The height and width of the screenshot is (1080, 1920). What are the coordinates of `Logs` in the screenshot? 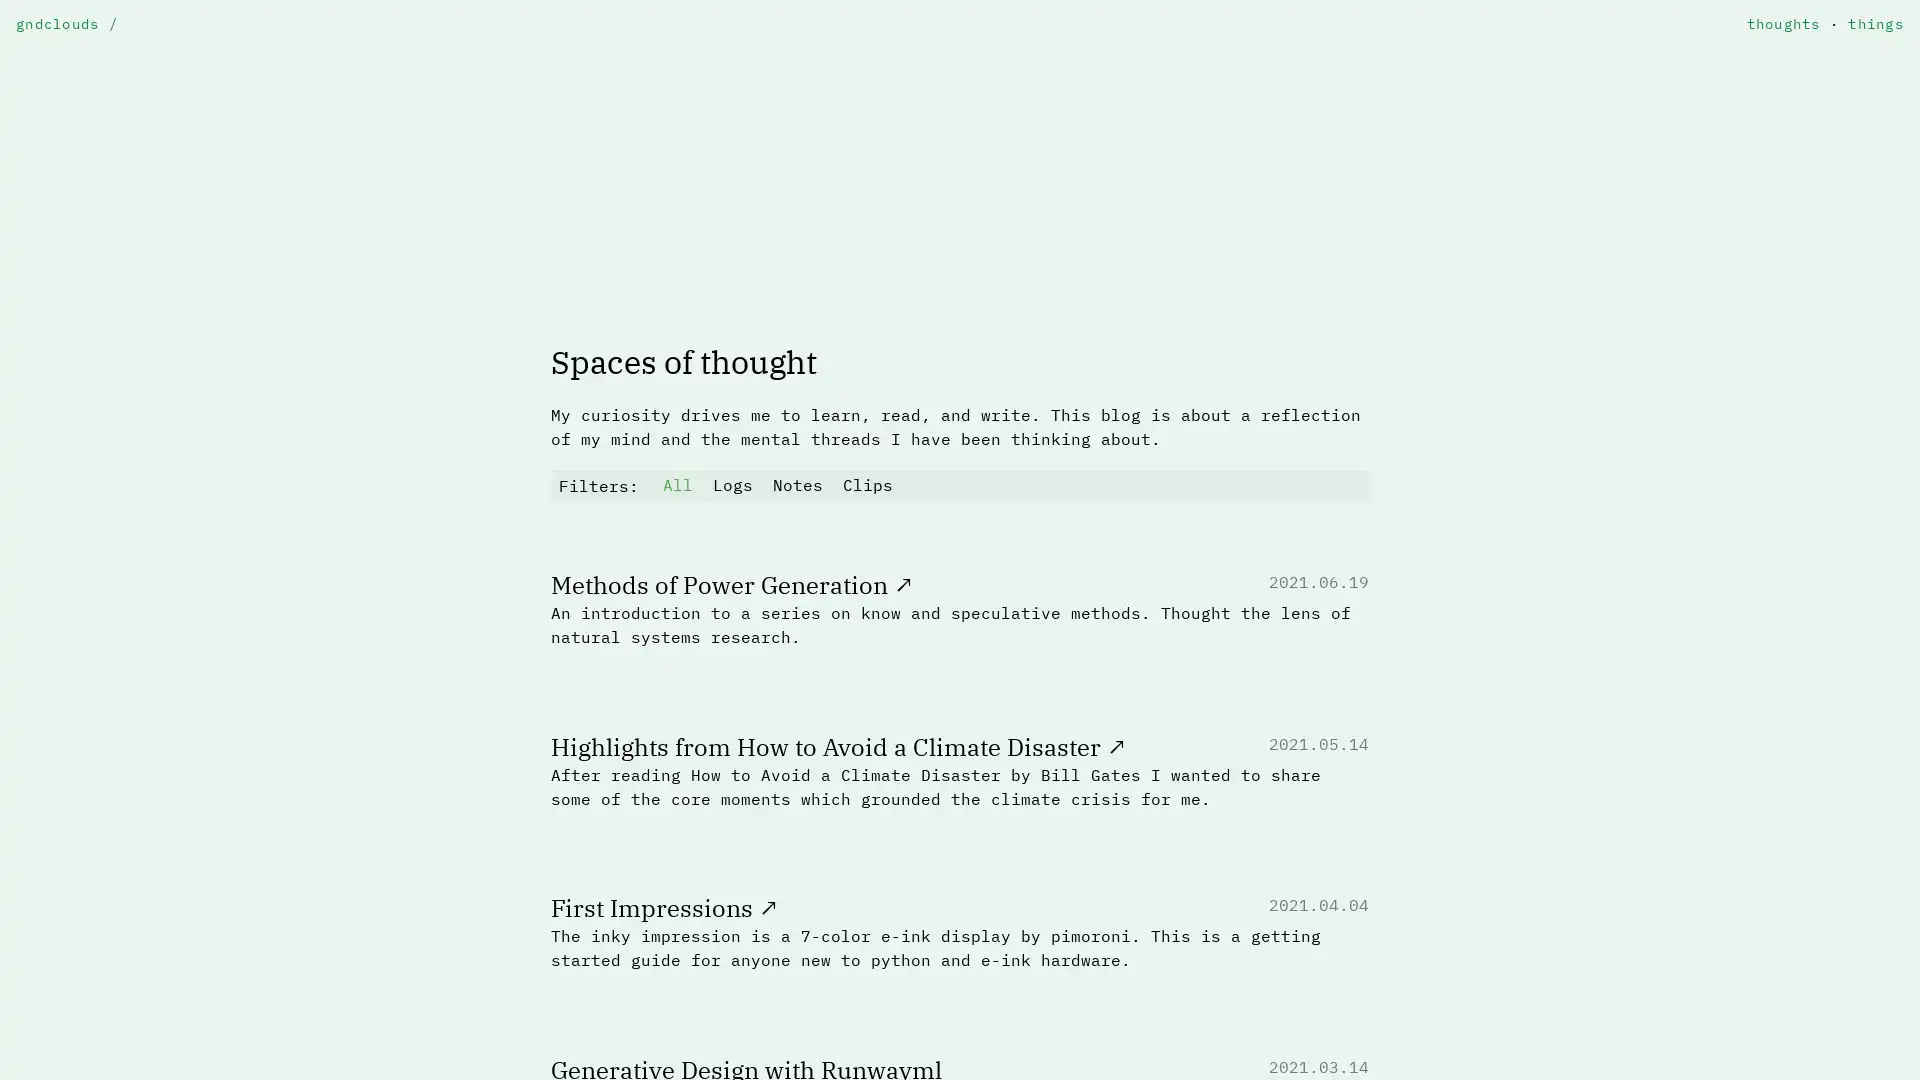 It's located at (732, 485).